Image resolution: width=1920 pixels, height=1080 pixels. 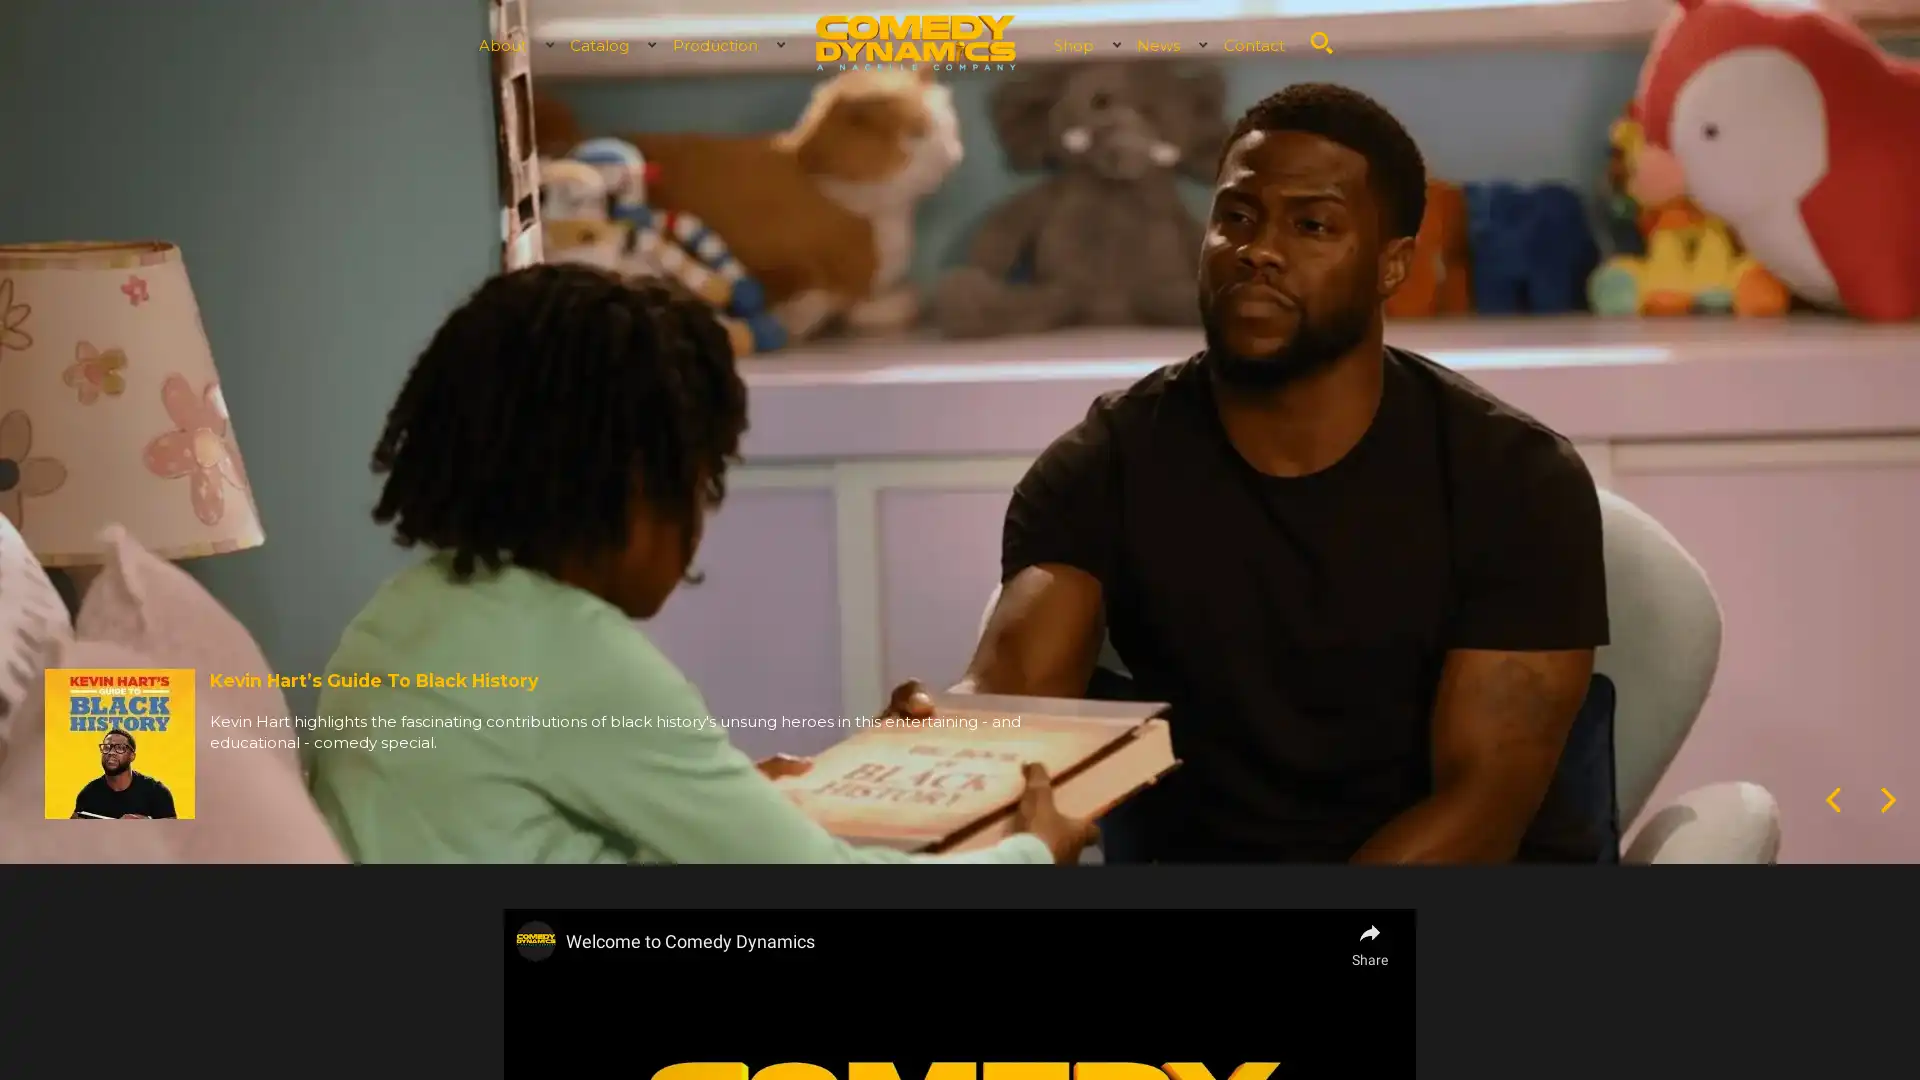 I want to click on Expand child menu, so click(x=779, y=45).